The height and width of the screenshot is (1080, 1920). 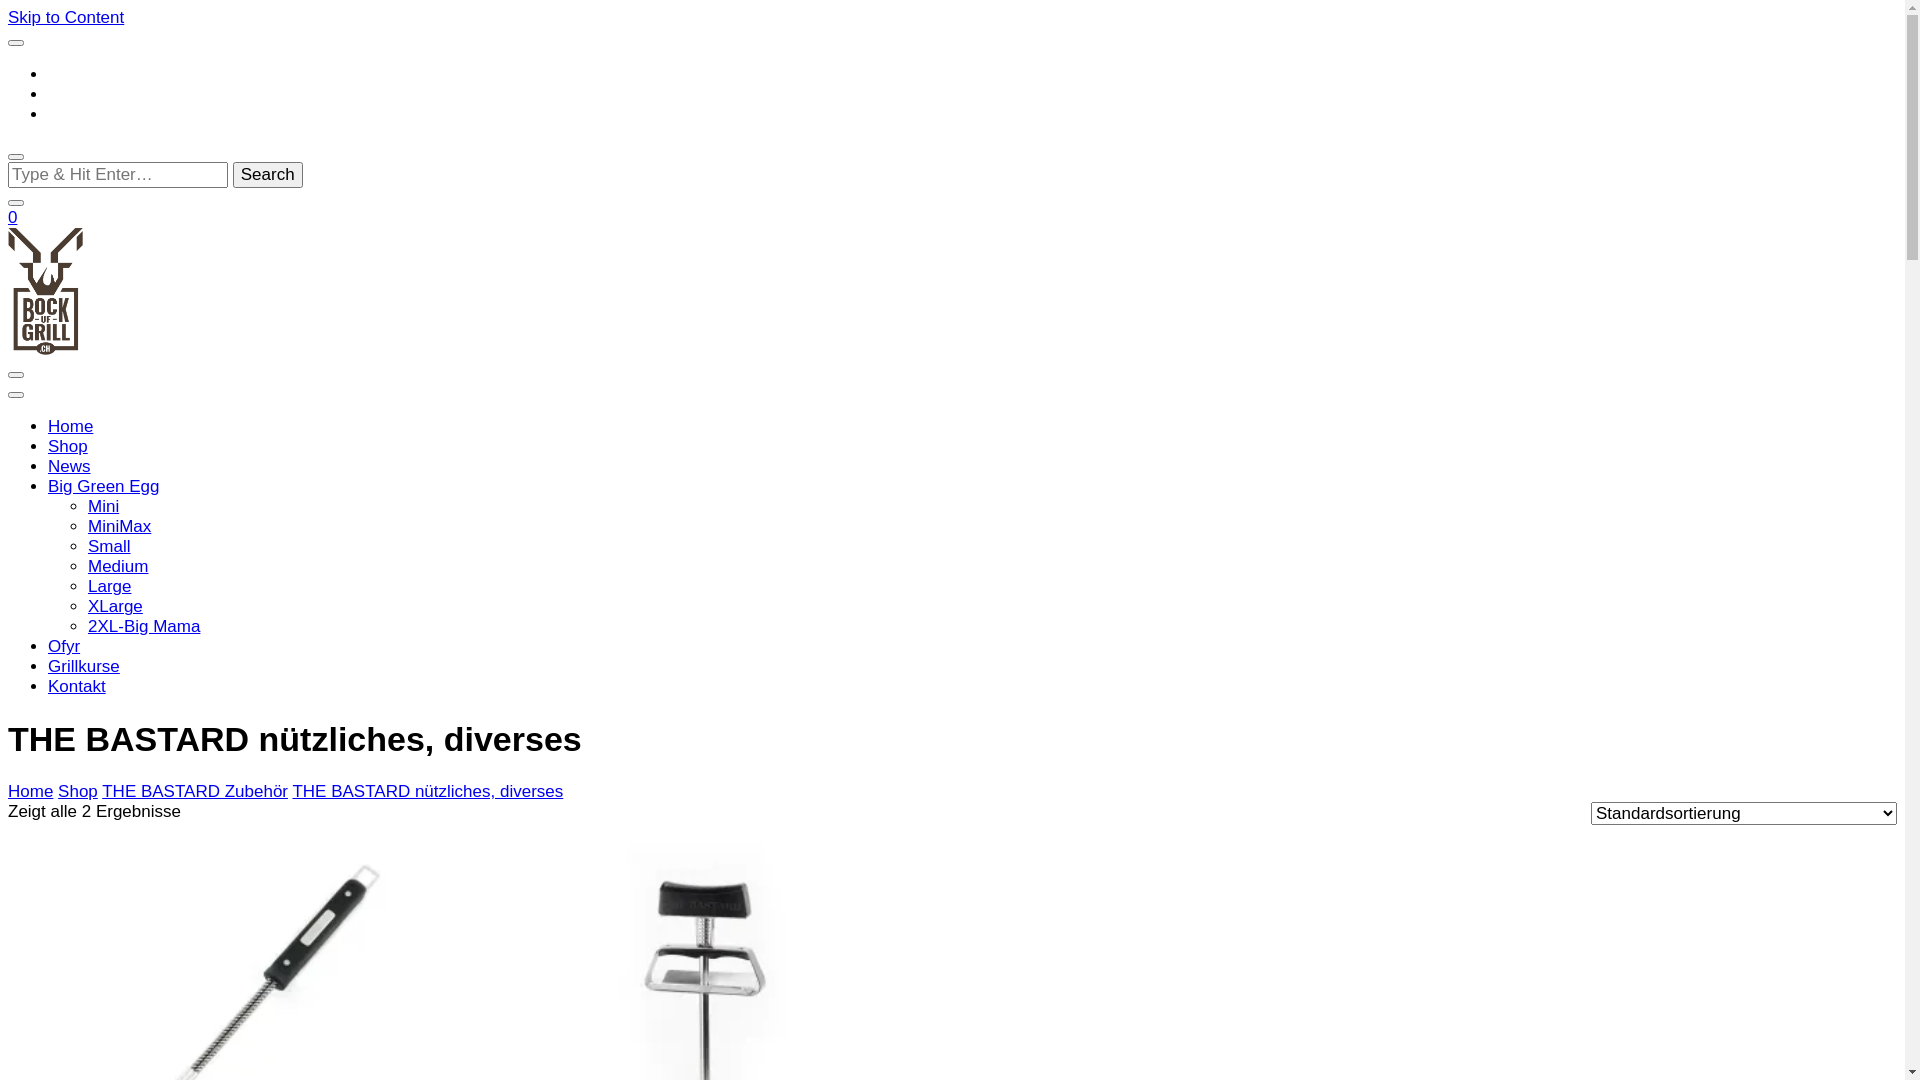 What do you see at coordinates (48, 646) in the screenshot?
I see `'Ofyr'` at bounding box center [48, 646].